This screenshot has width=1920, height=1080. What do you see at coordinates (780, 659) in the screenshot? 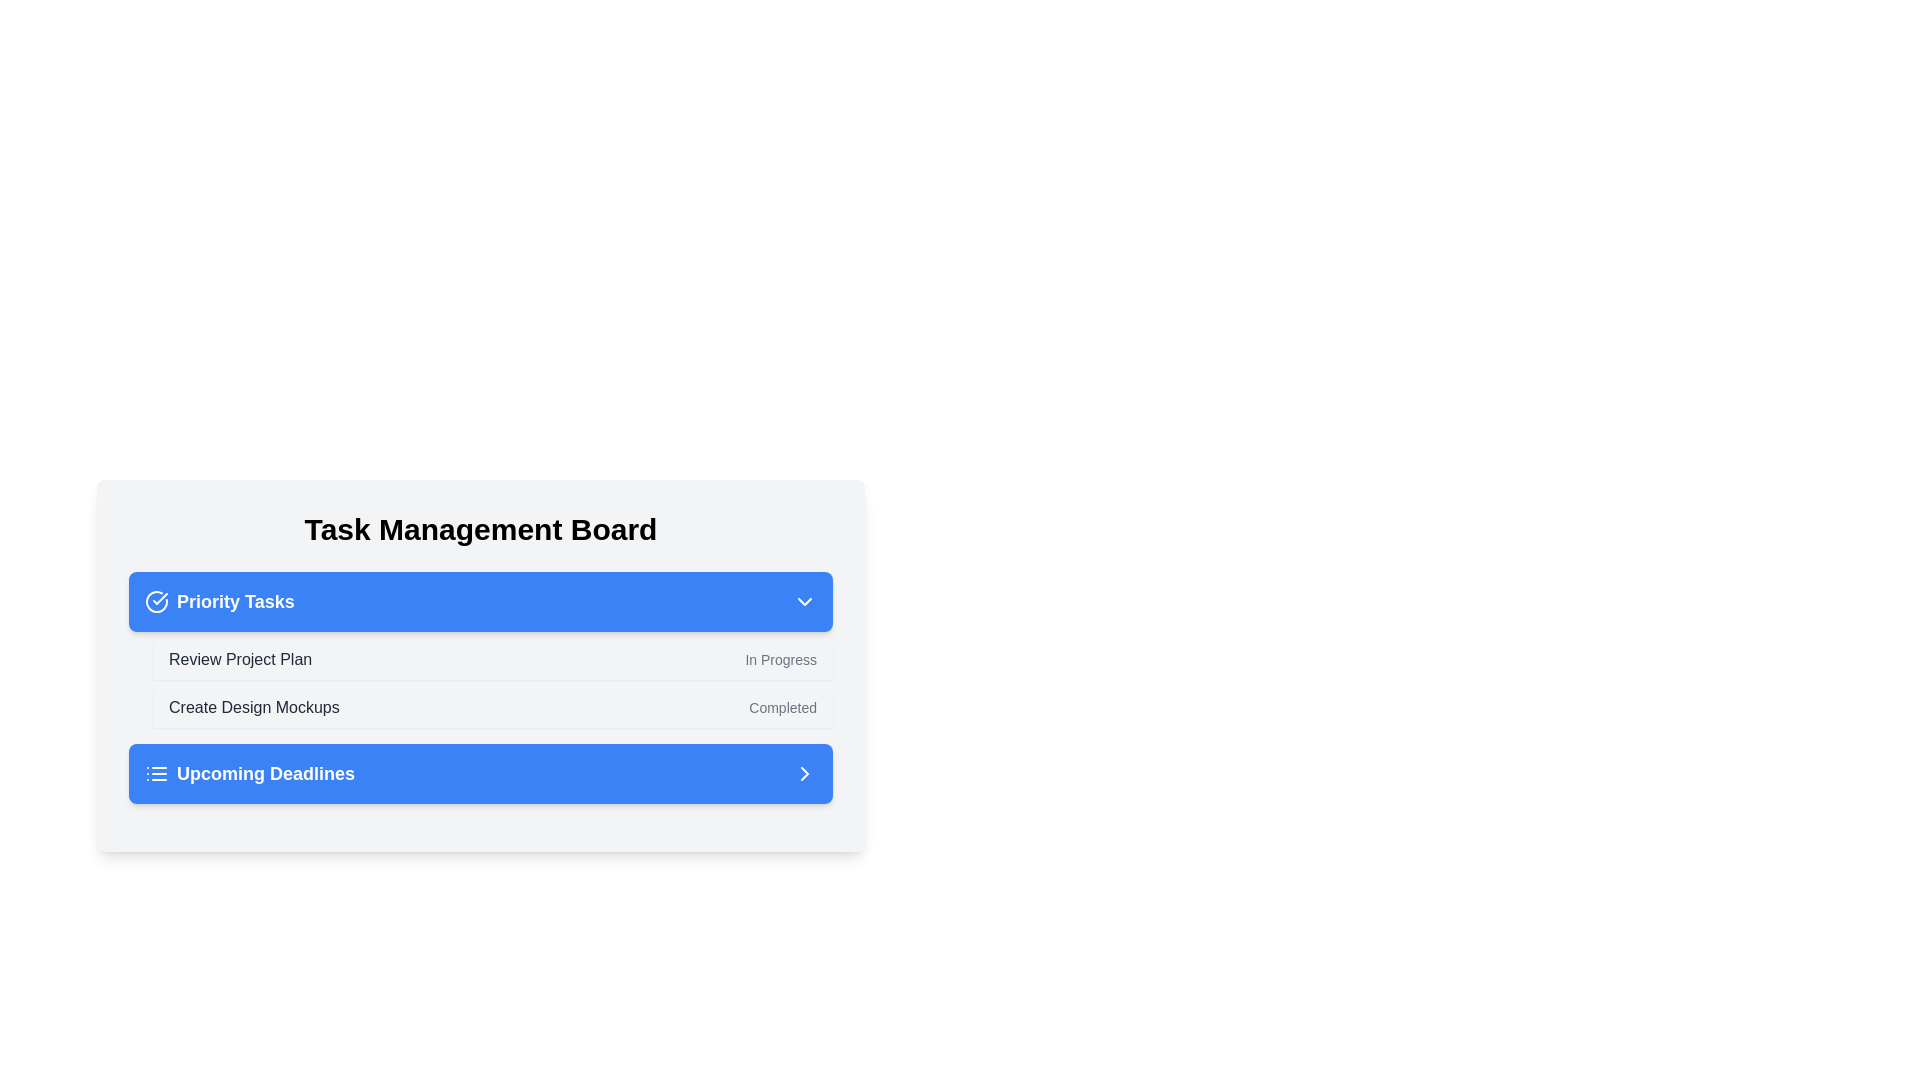
I see `the text label displaying 'In Progress' in the 'Priority Tasks' section, which is aligned to the right side of the 'Review Project Plan' task entry` at bounding box center [780, 659].